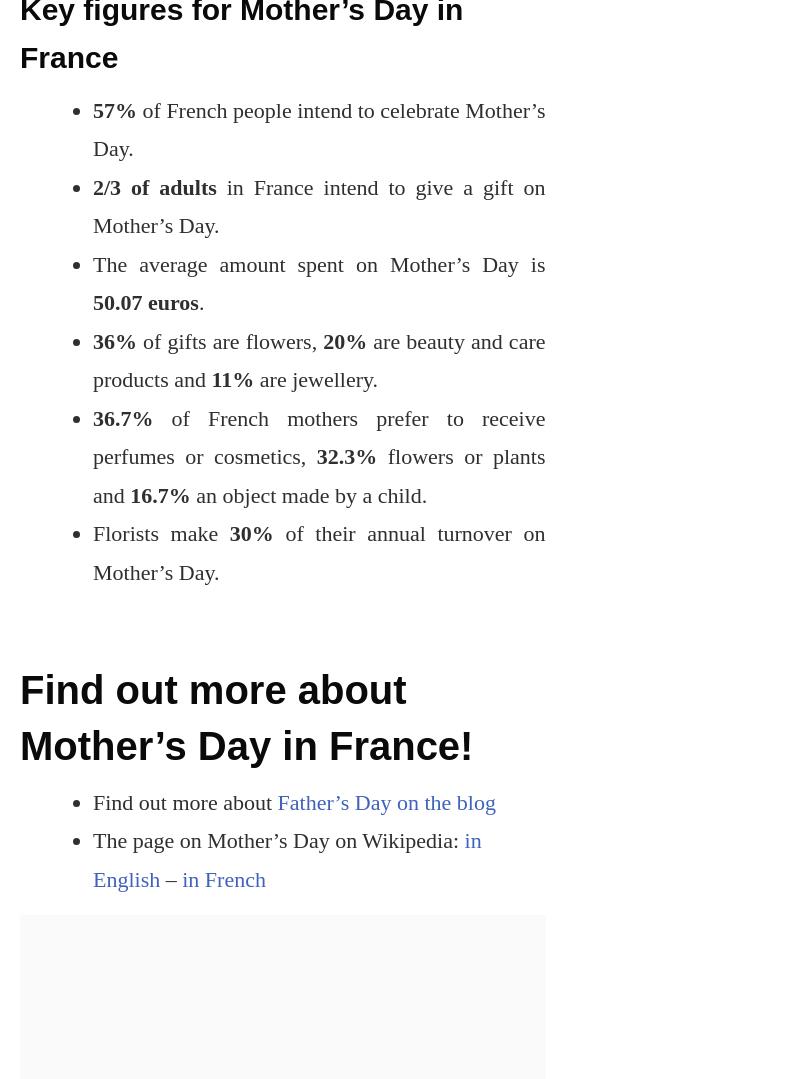 Image resolution: width=800 pixels, height=1079 pixels. I want to click on 'Find out more about', so click(184, 800).